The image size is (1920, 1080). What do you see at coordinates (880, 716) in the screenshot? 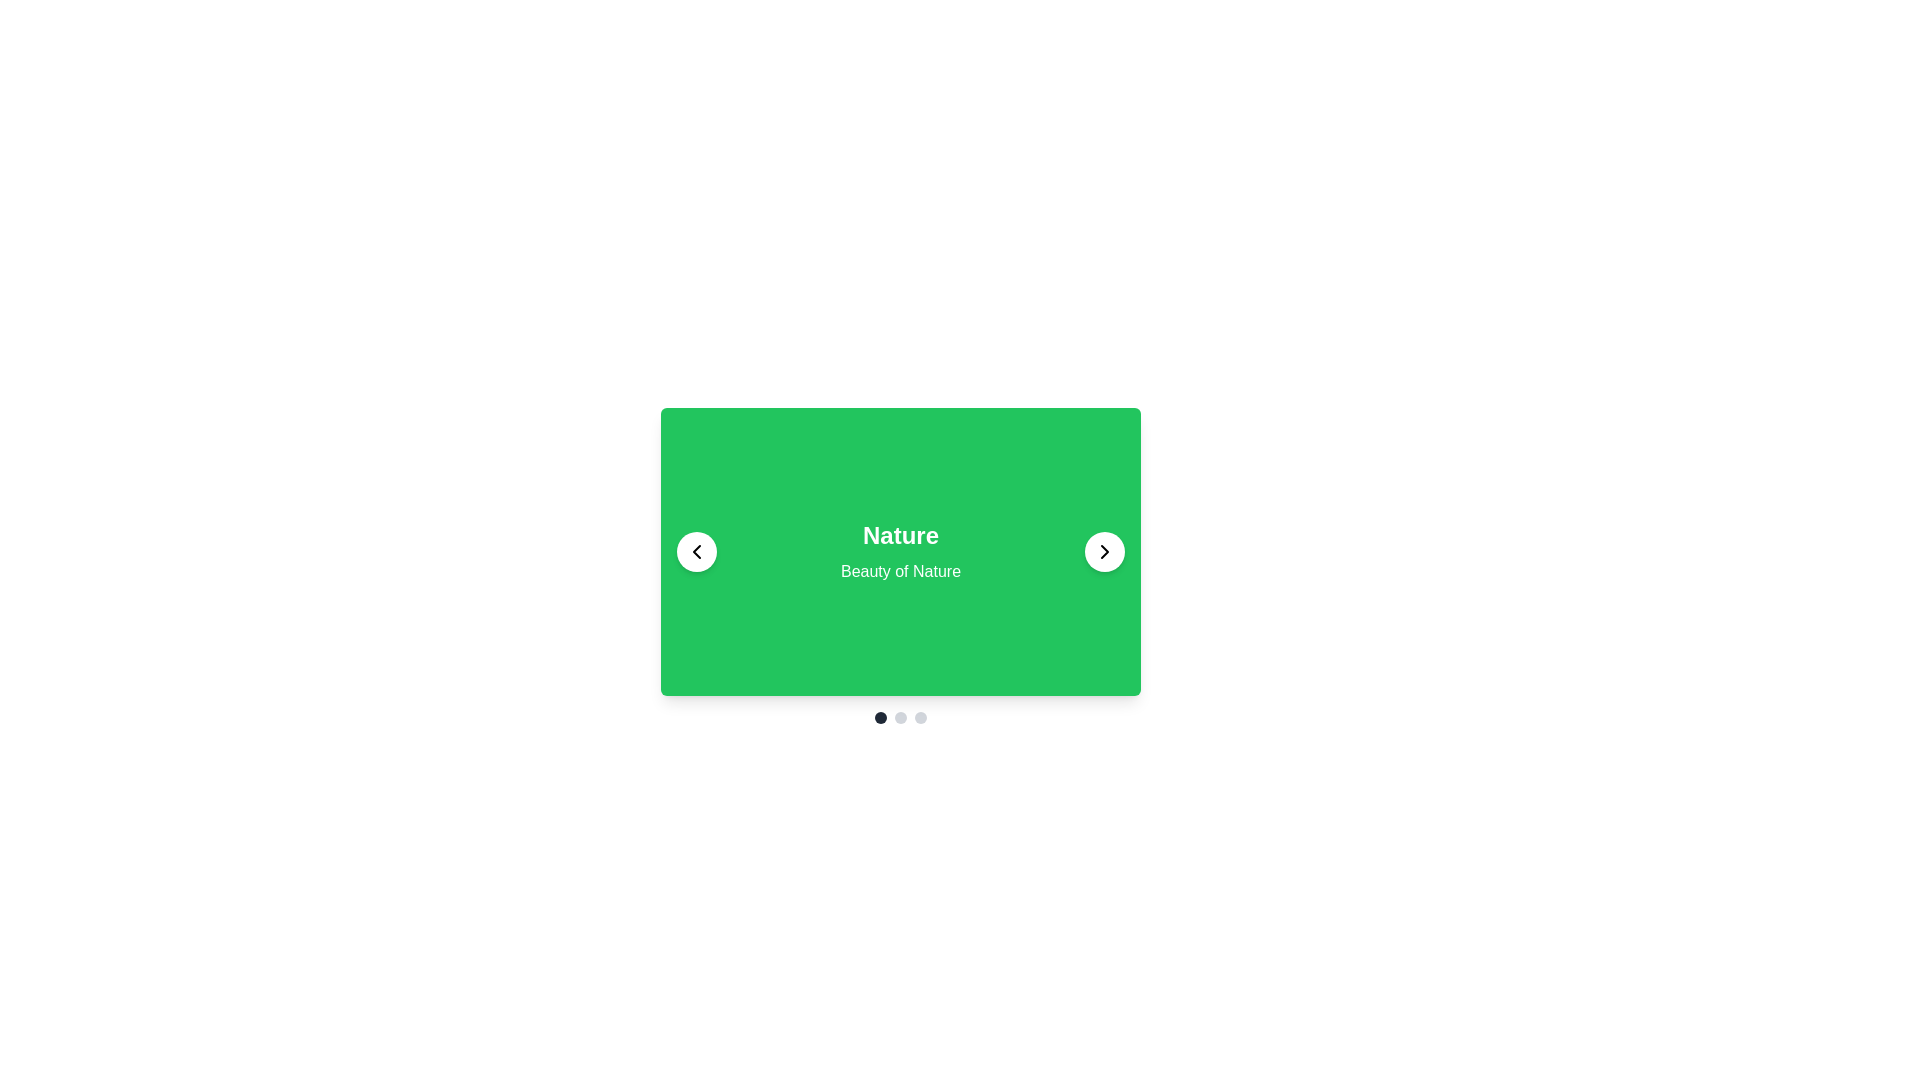
I see `the status of the Indicator Dot, which is the first circle in a horizontal row of three located at the bottom center of the card section` at bounding box center [880, 716].